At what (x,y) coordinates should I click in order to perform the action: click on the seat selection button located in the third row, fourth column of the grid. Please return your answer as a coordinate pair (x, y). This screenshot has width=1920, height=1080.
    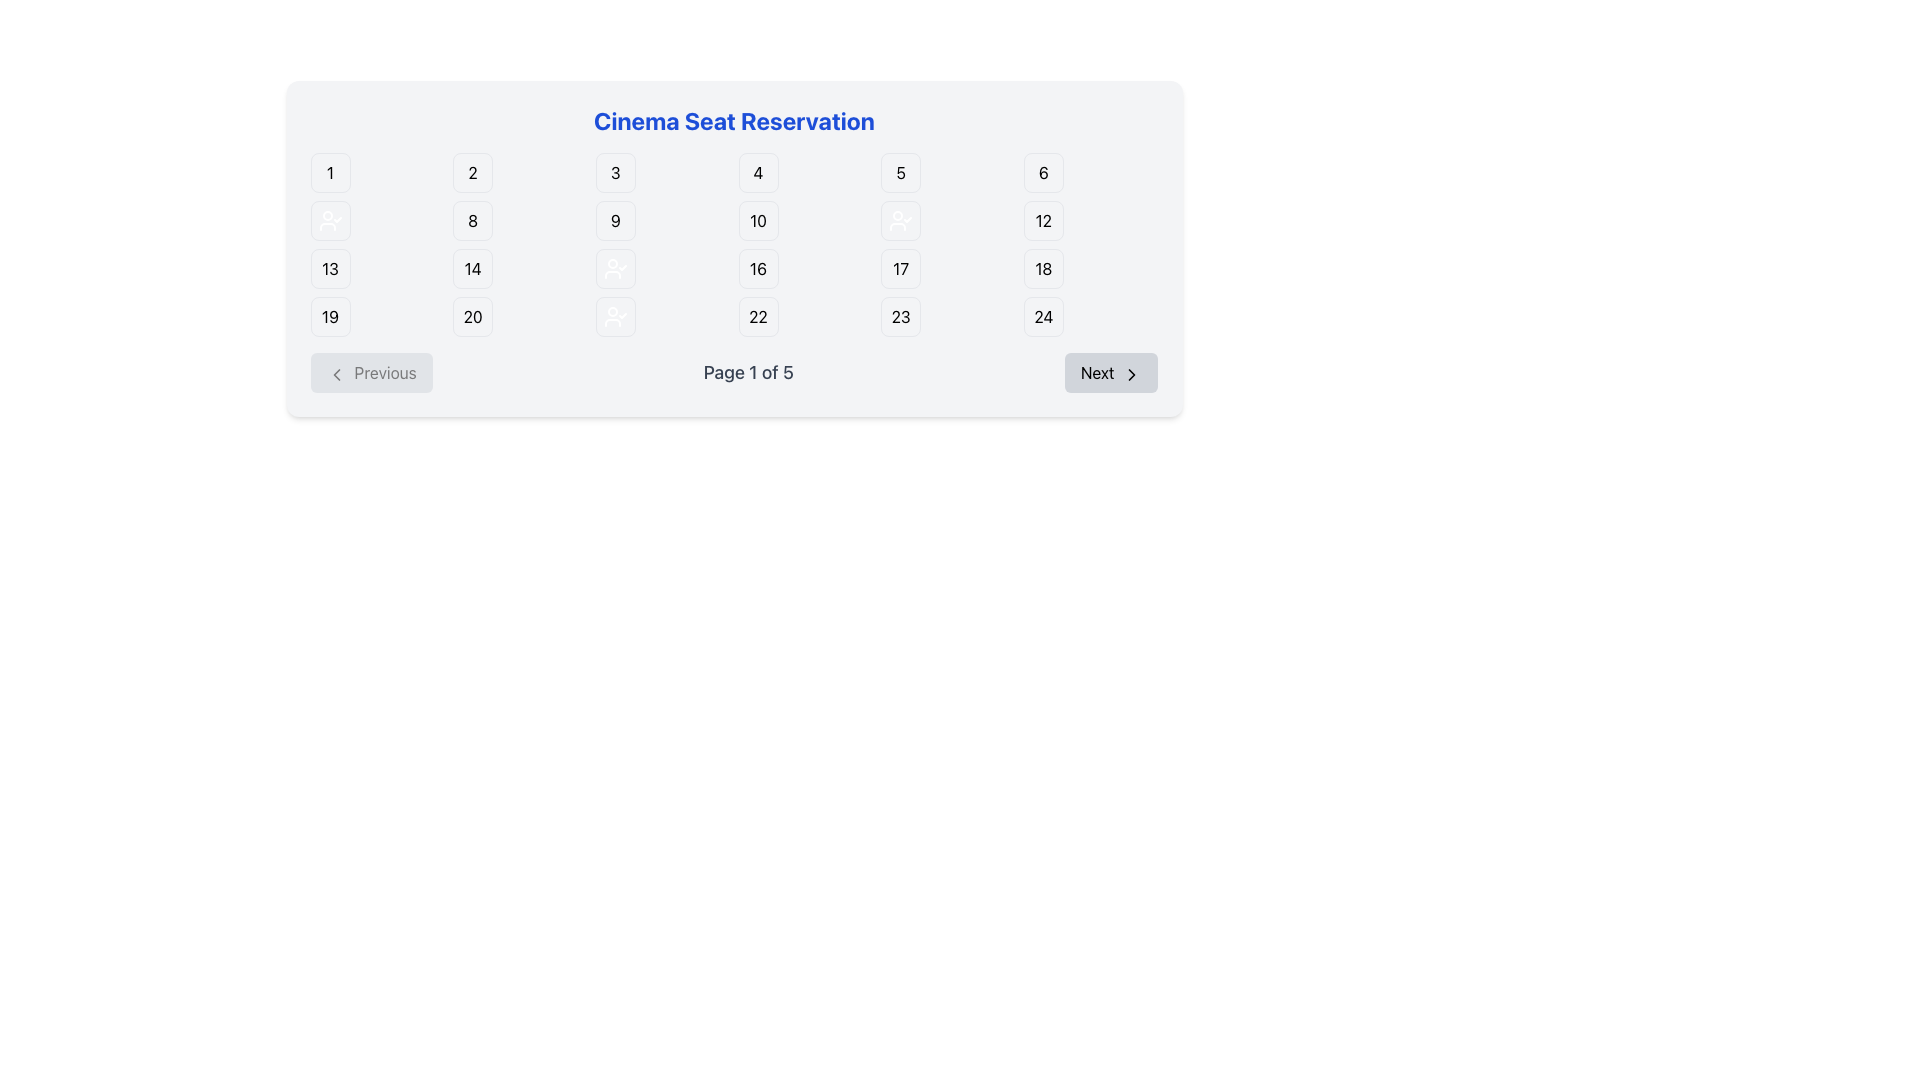
    Looking at the image, I should click on (900, 268).